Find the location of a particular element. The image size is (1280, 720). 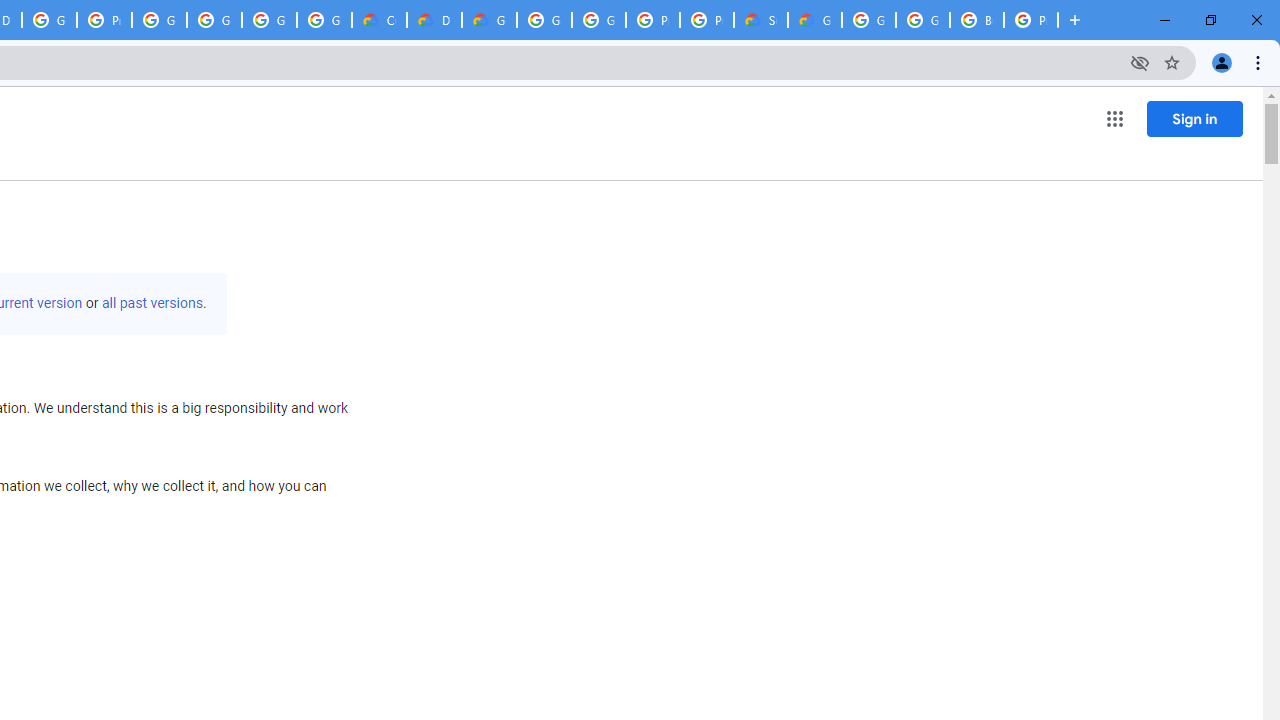

'Google Cloud Platform' is located at coordinates (544, 20).